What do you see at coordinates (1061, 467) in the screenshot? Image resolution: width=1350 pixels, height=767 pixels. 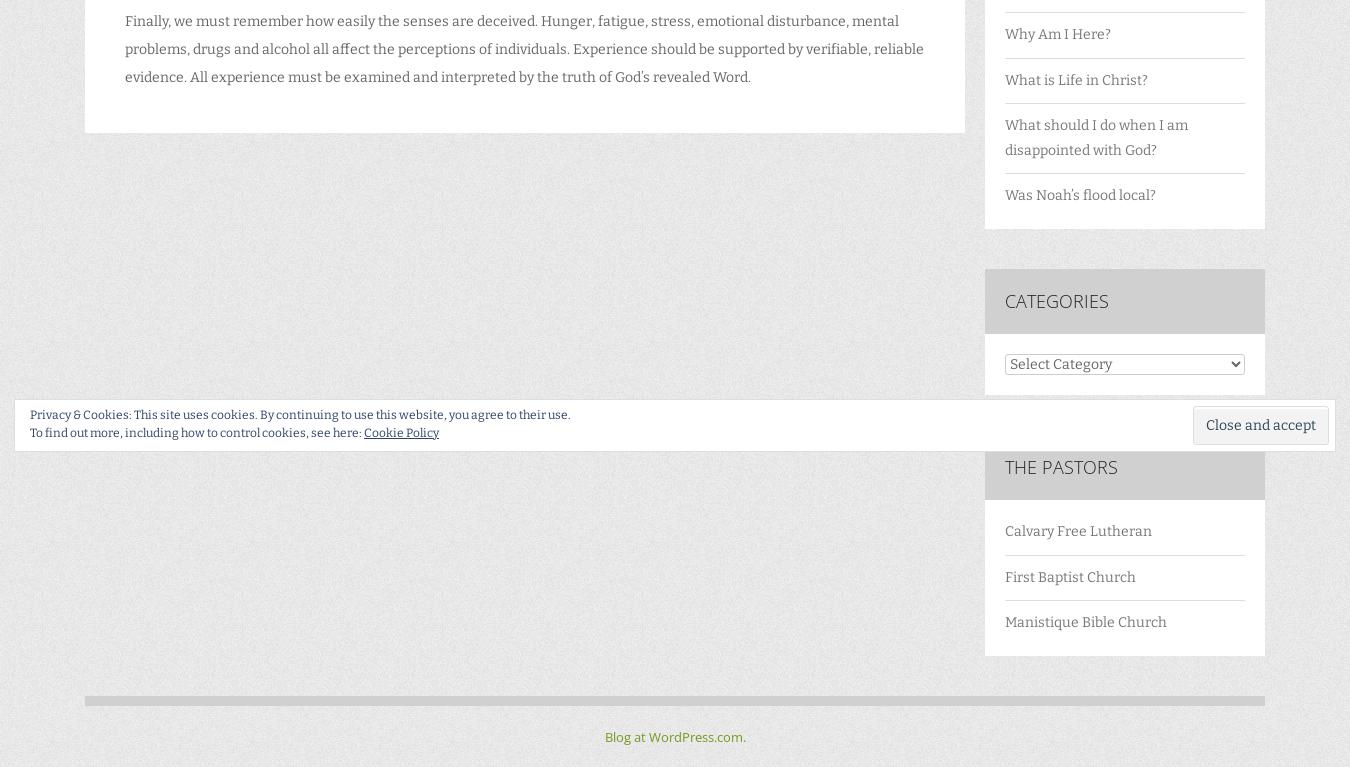 I see `'The Pastors'` at bounding box center [1061, 467].